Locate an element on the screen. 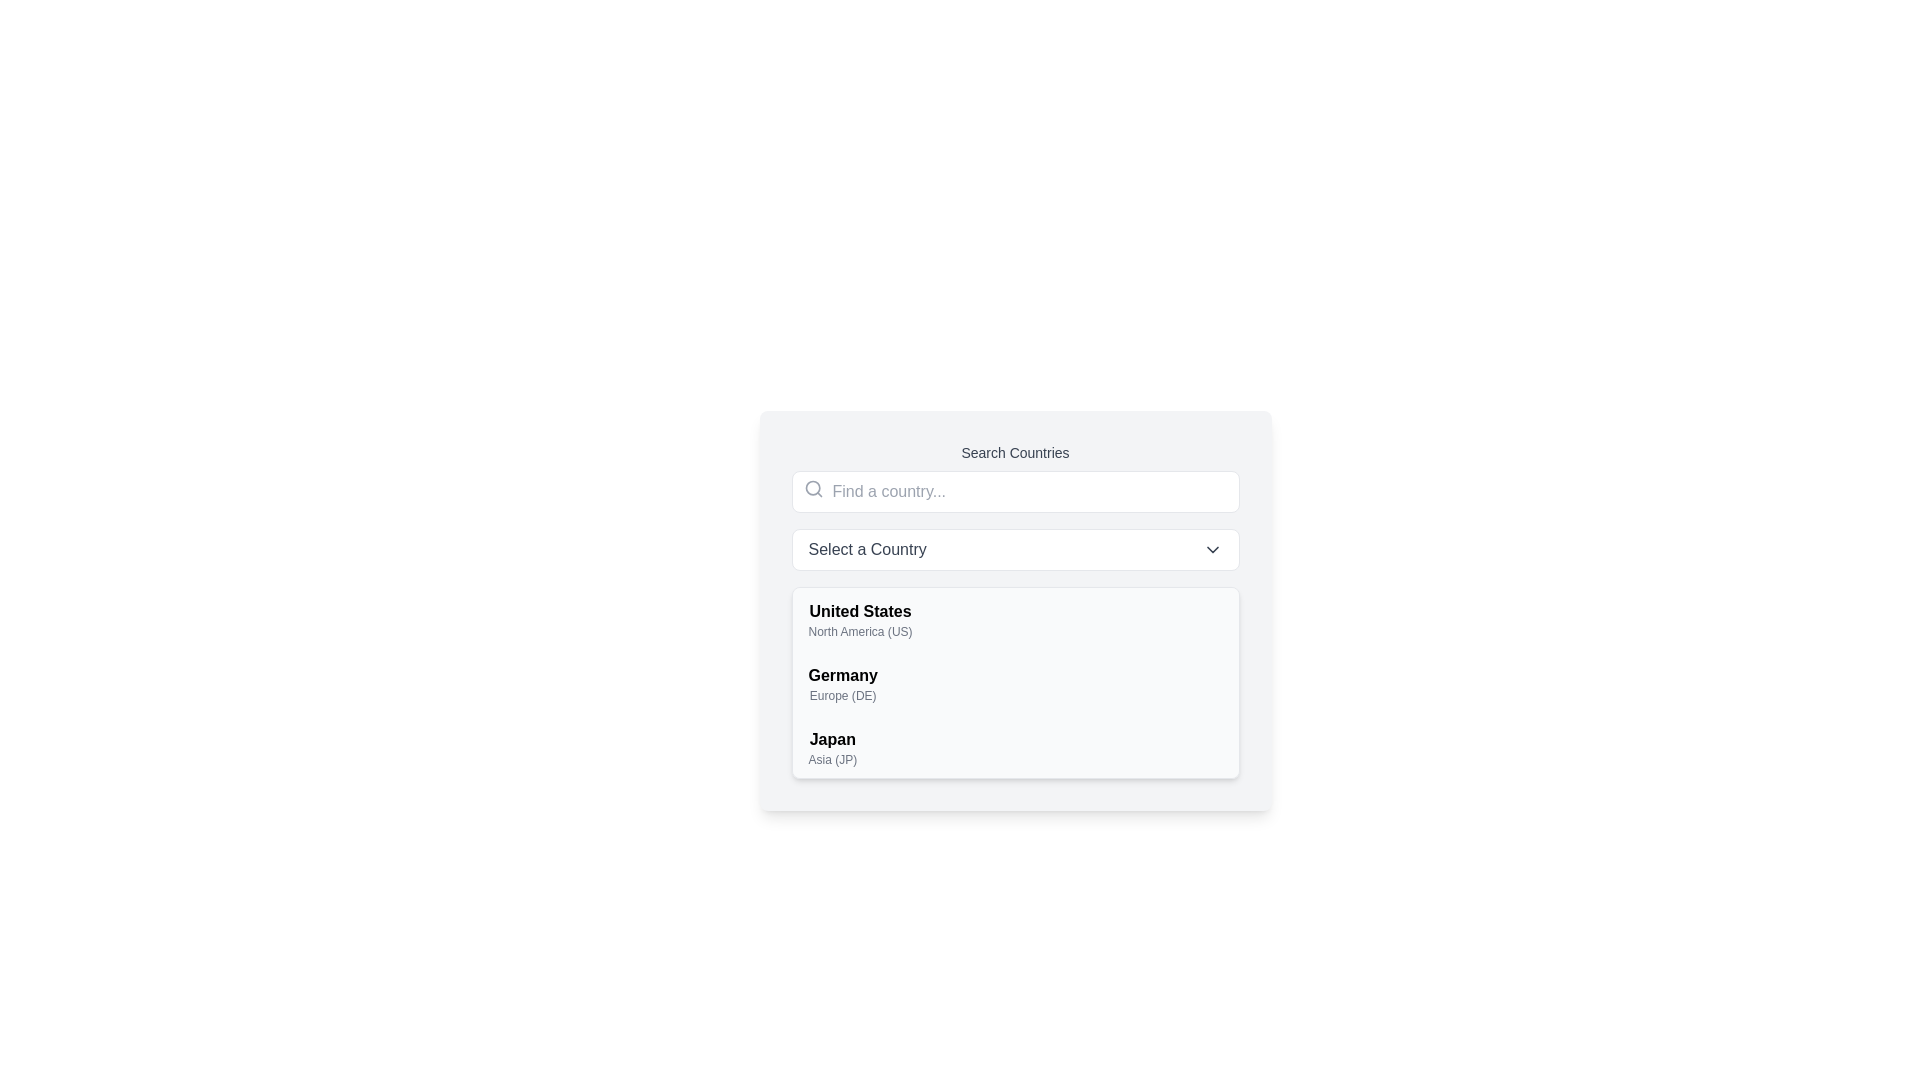  the circular graphic element with a light gray stroke located within the magnifying glass icon to the left of the 'Find a country...' placeholder text in the search field is located at coordinates (812, 488).